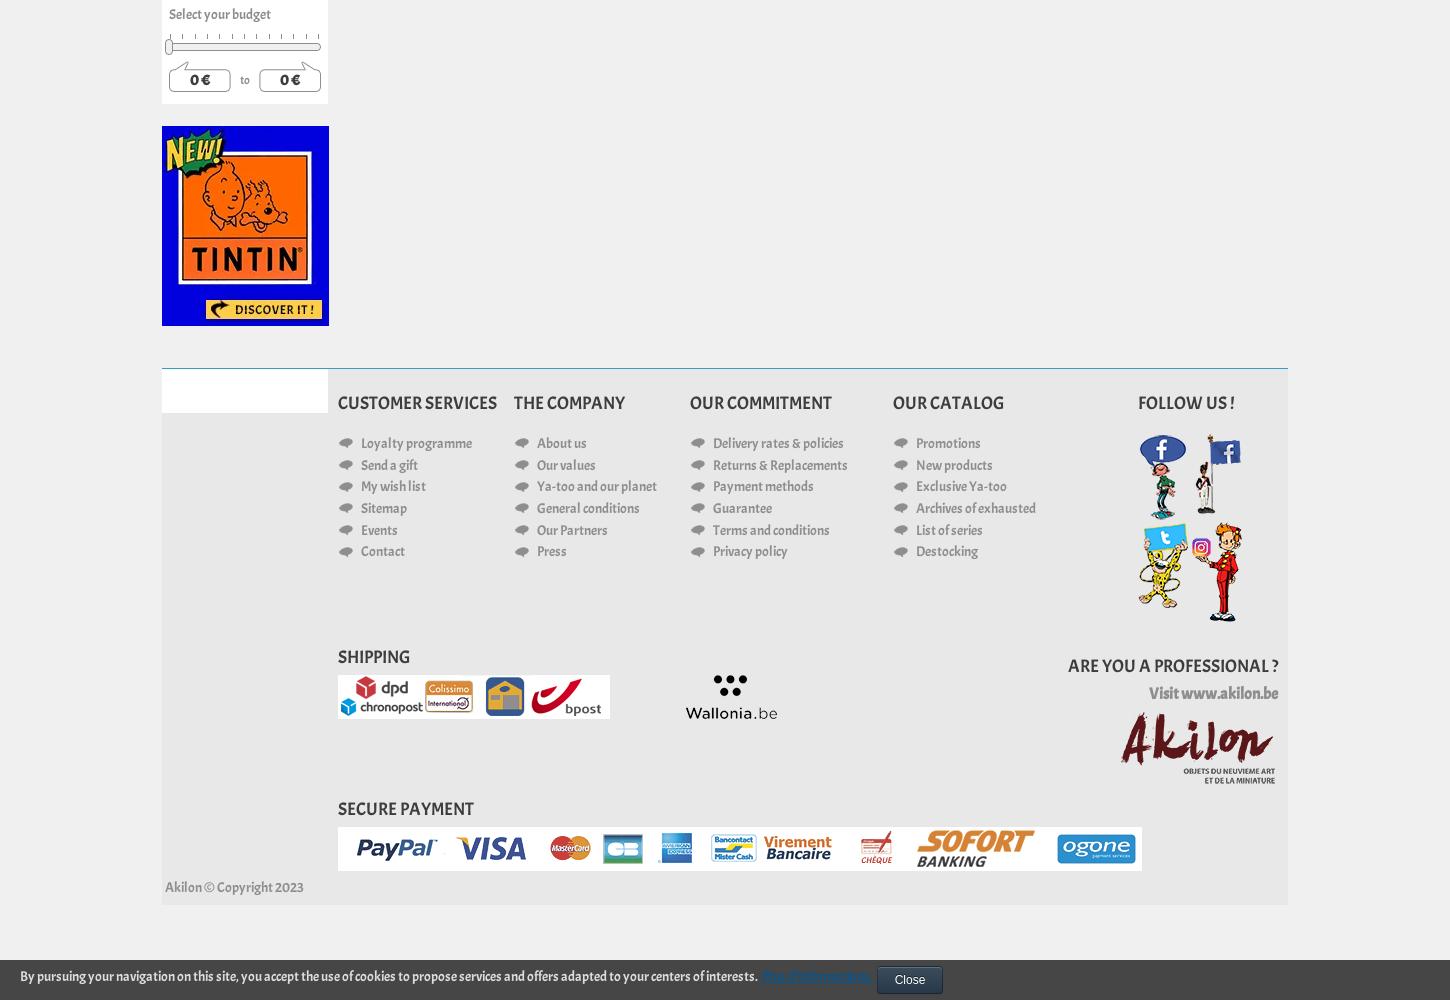 The height and width of the screenshot is (1000, 1450). Describe the element at coordinates (388, 463) in the screenshot. I see `'Send a gift'` at that location.